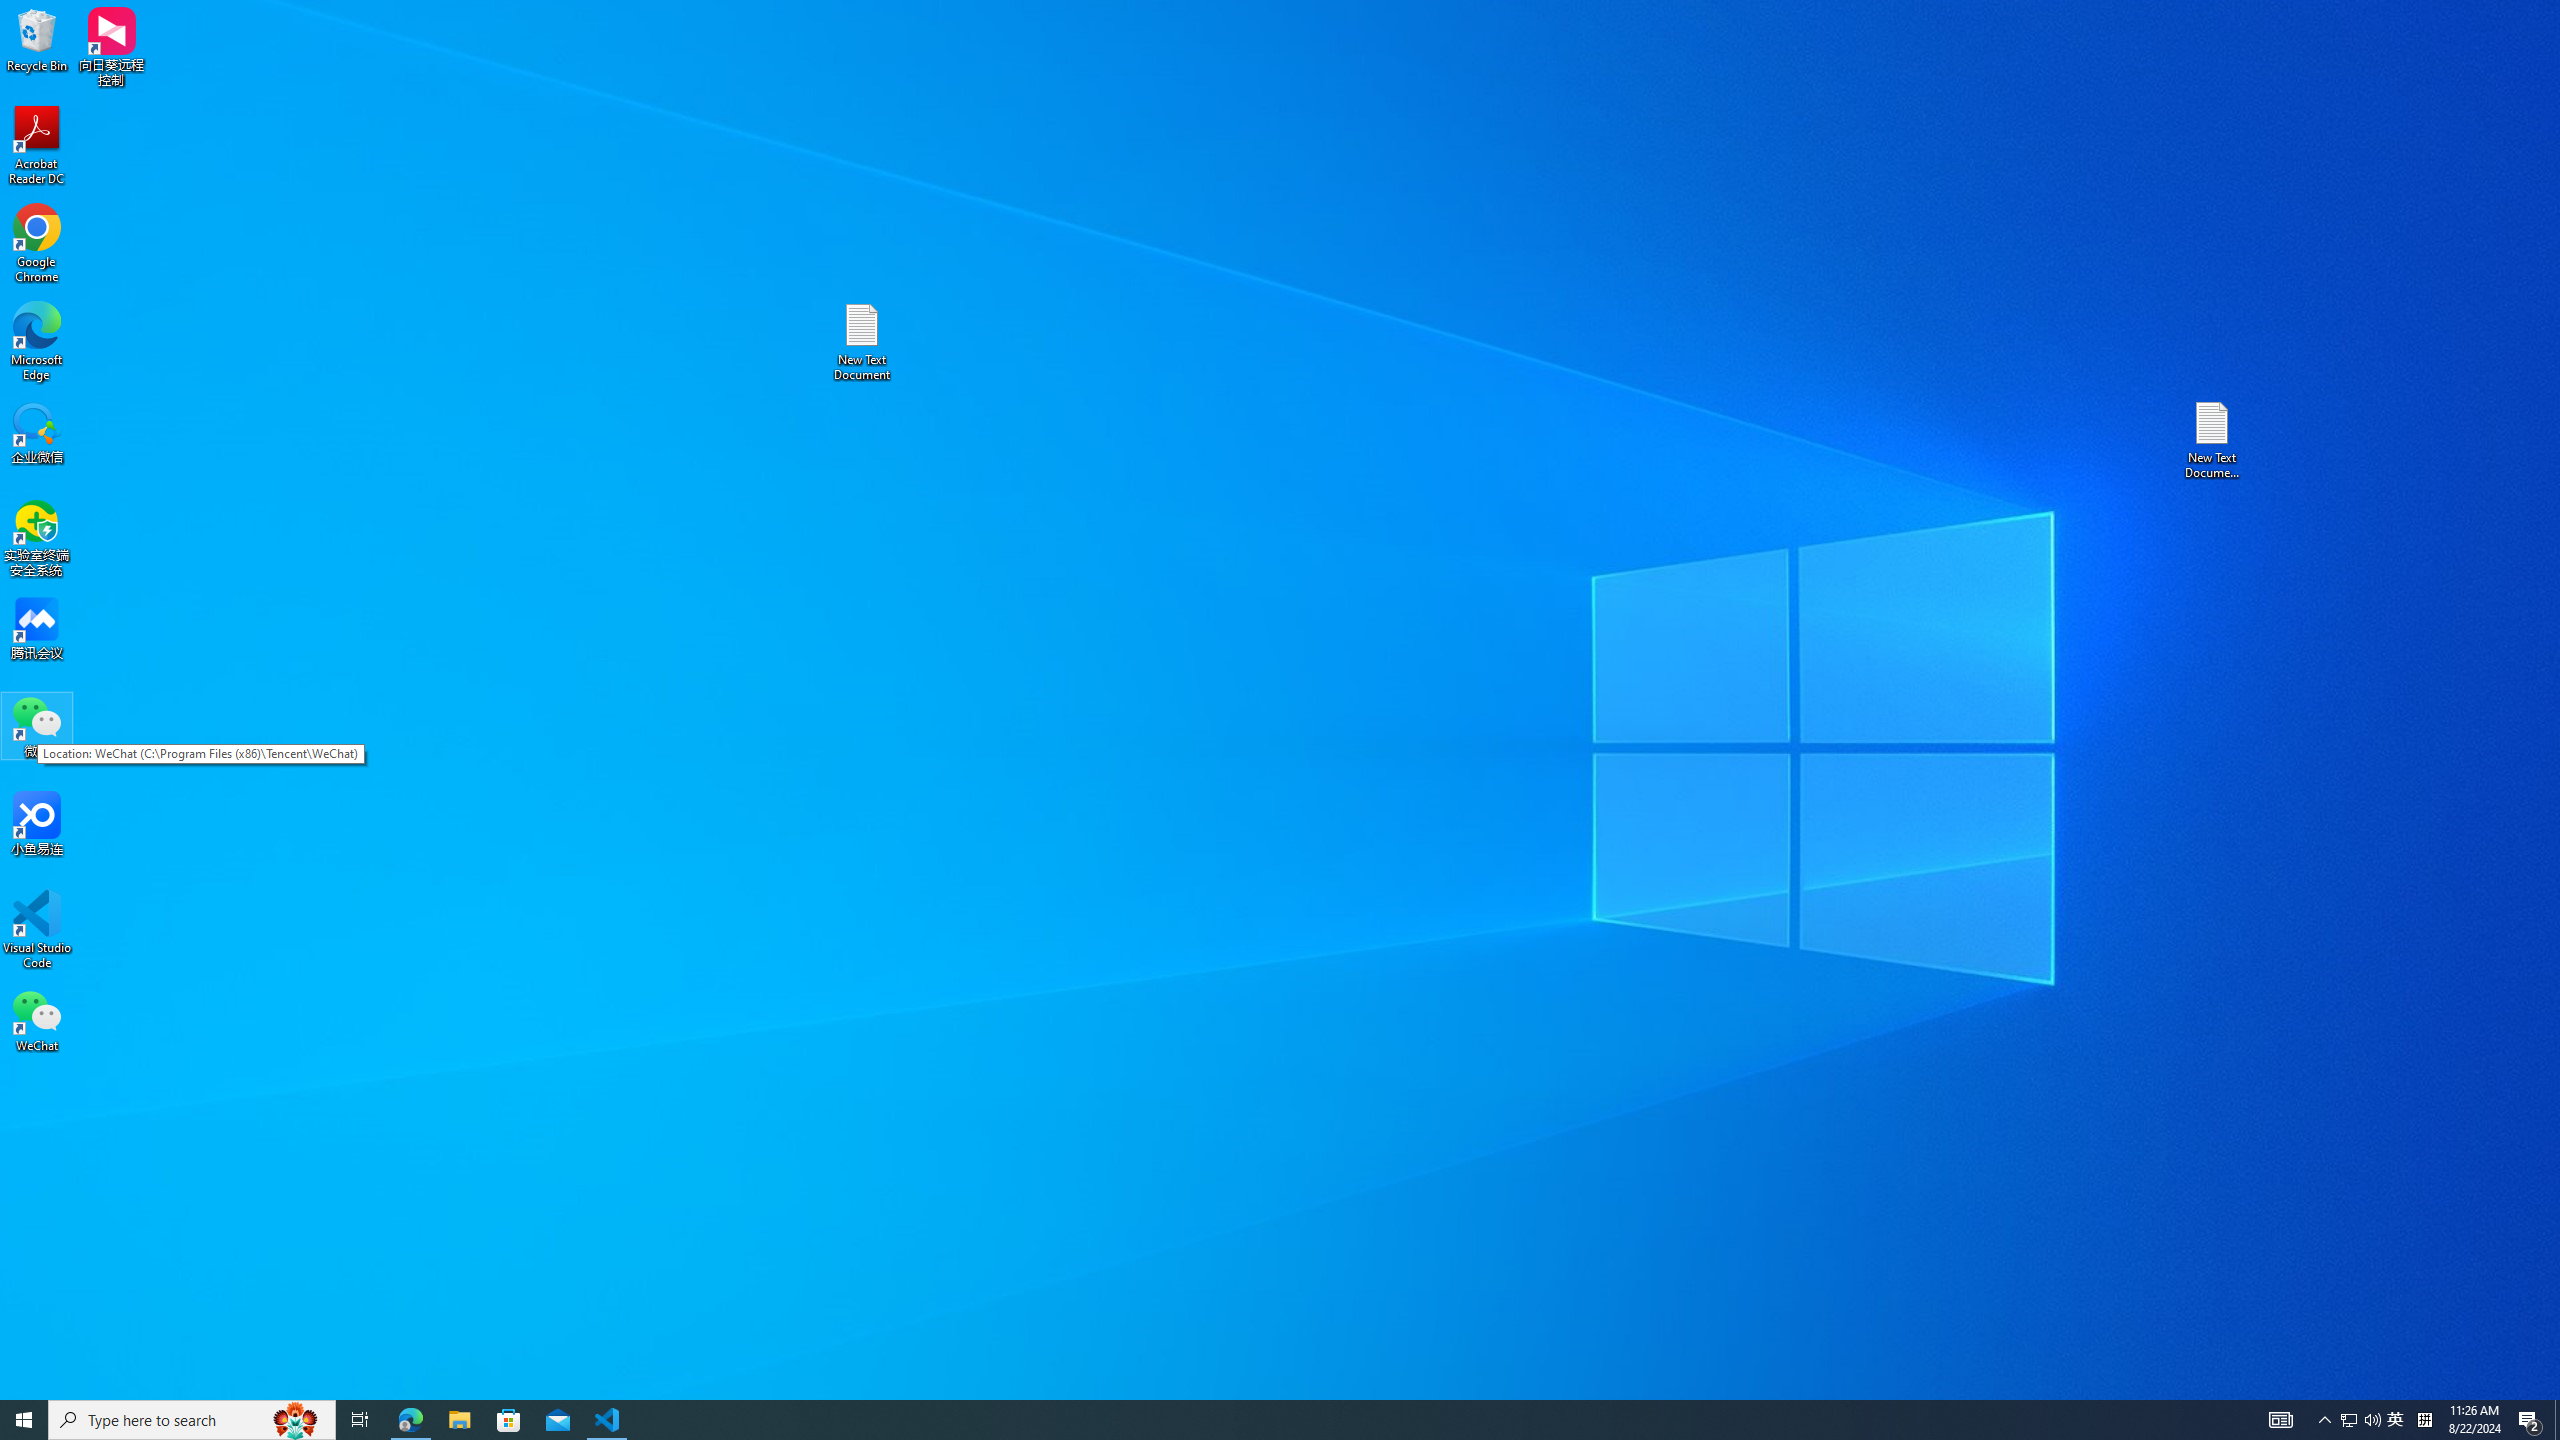 The width and height of the screenshot is (2560, 1440). What do you see at coordinates (509, 1418) in the screenshot?
I see `'Microsoft Store'` at bounding box center [509, 1418].